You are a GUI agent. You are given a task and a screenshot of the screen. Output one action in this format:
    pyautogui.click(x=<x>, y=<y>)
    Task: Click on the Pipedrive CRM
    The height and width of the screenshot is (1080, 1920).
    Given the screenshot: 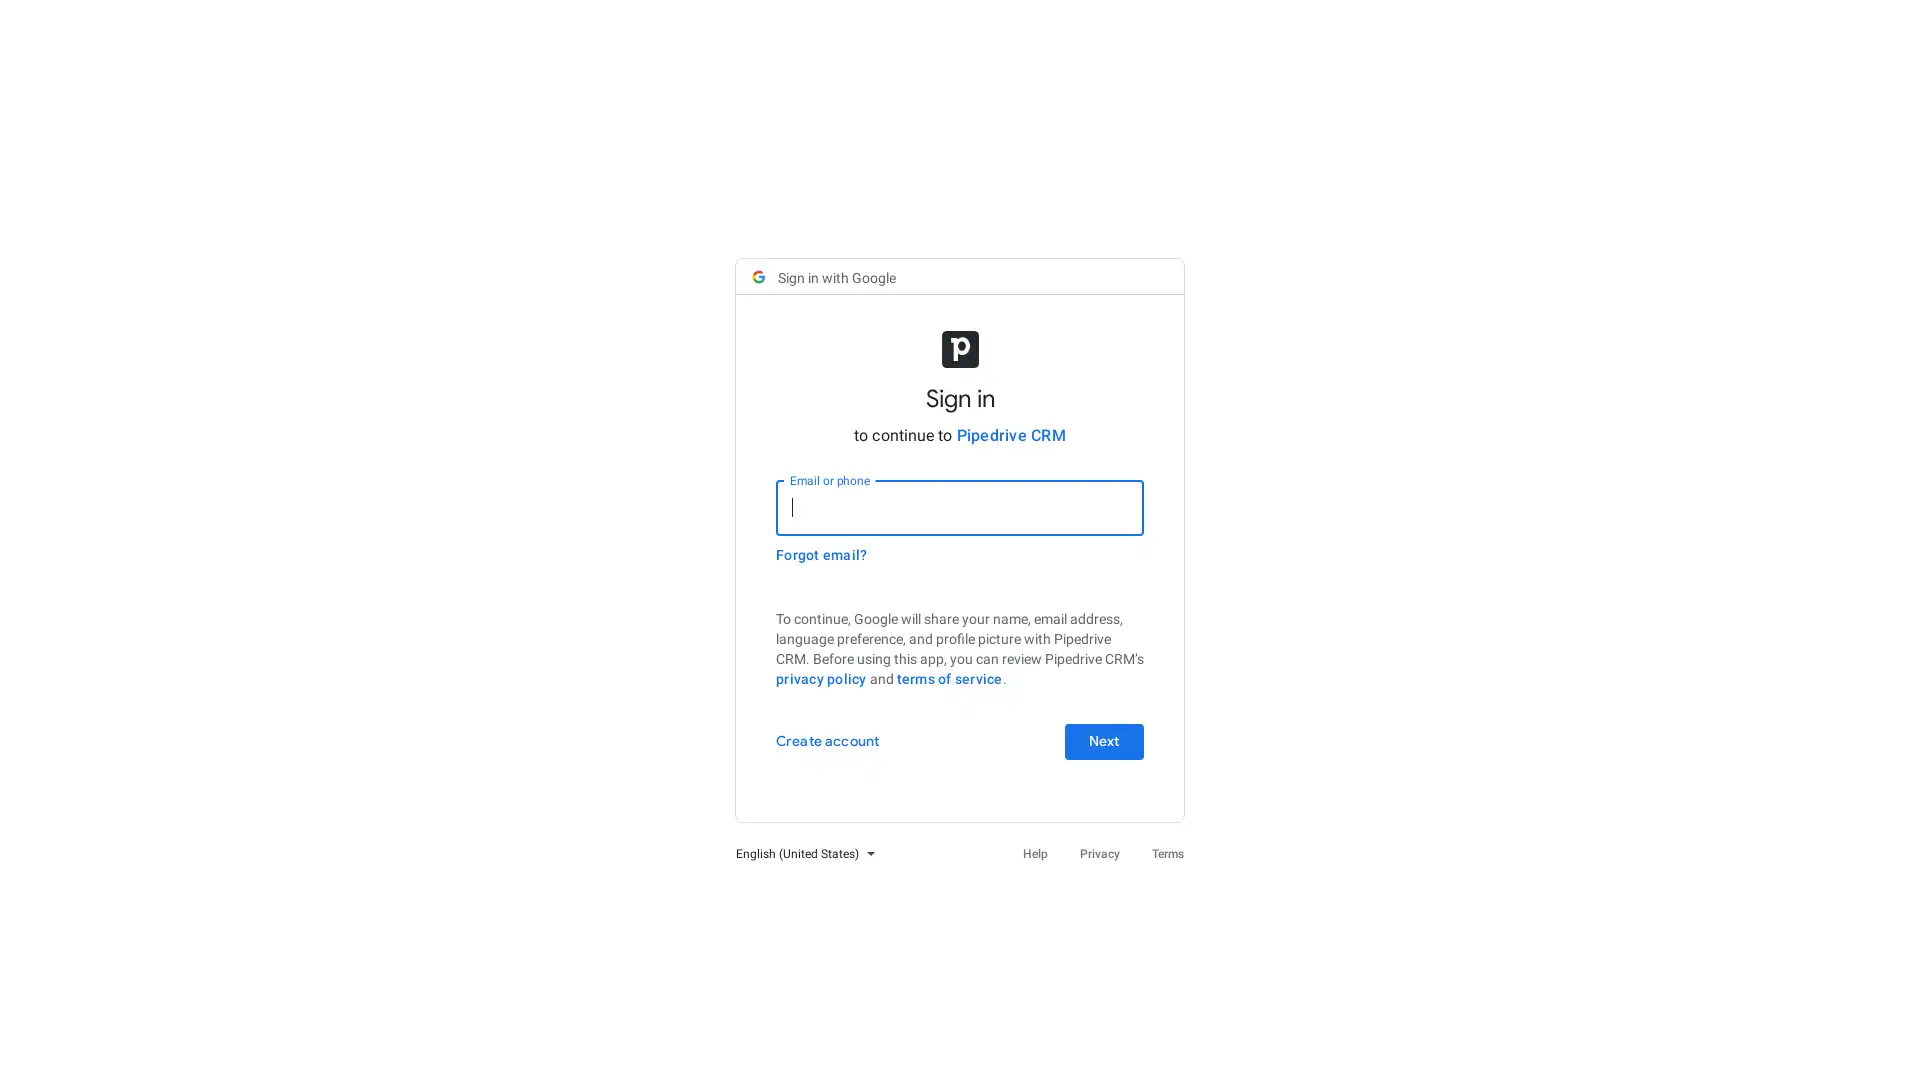 What is the action you would take?
    pyautogui.click(x=1010, y=433)
    